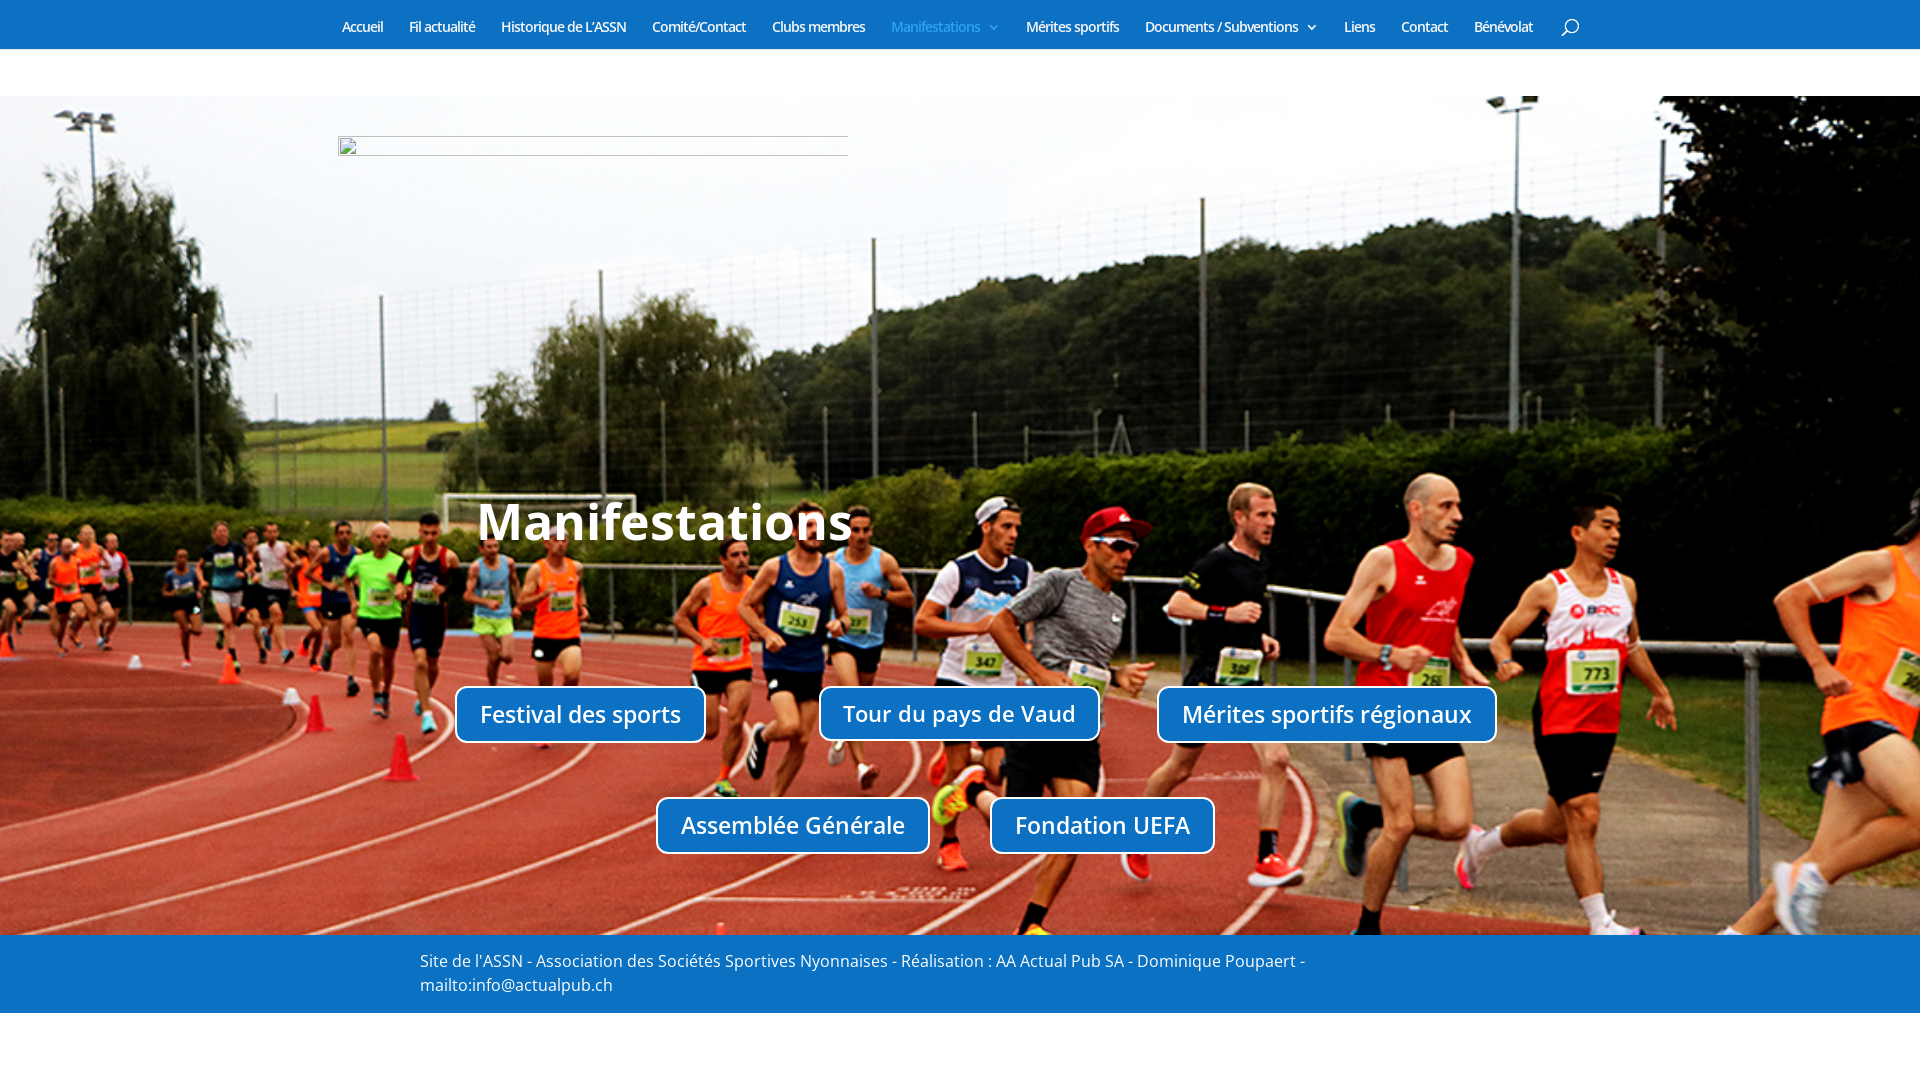  What do you see at coordinates (1101, 825) in the screenshot?
I see `'Fondation UEFA'` at bounding box center [1101, 825].